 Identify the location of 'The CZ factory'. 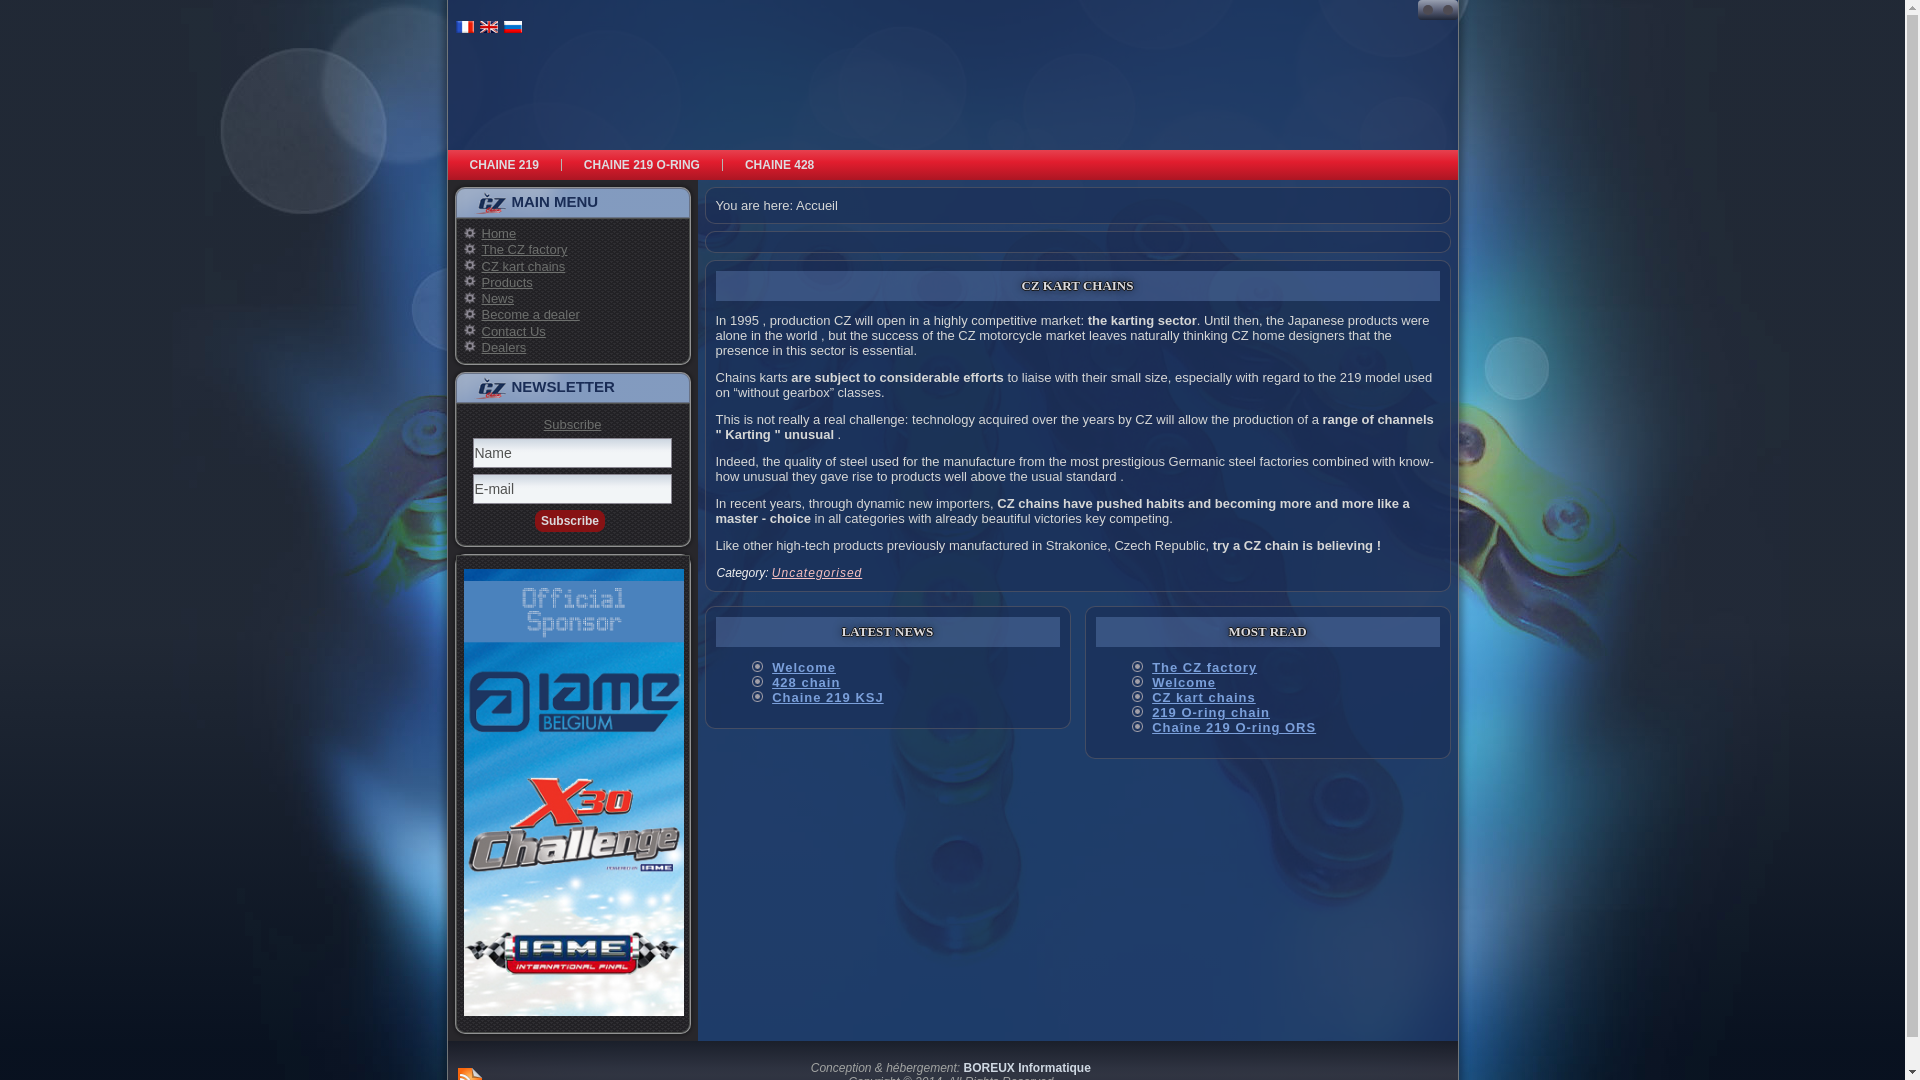
(1203, 667).